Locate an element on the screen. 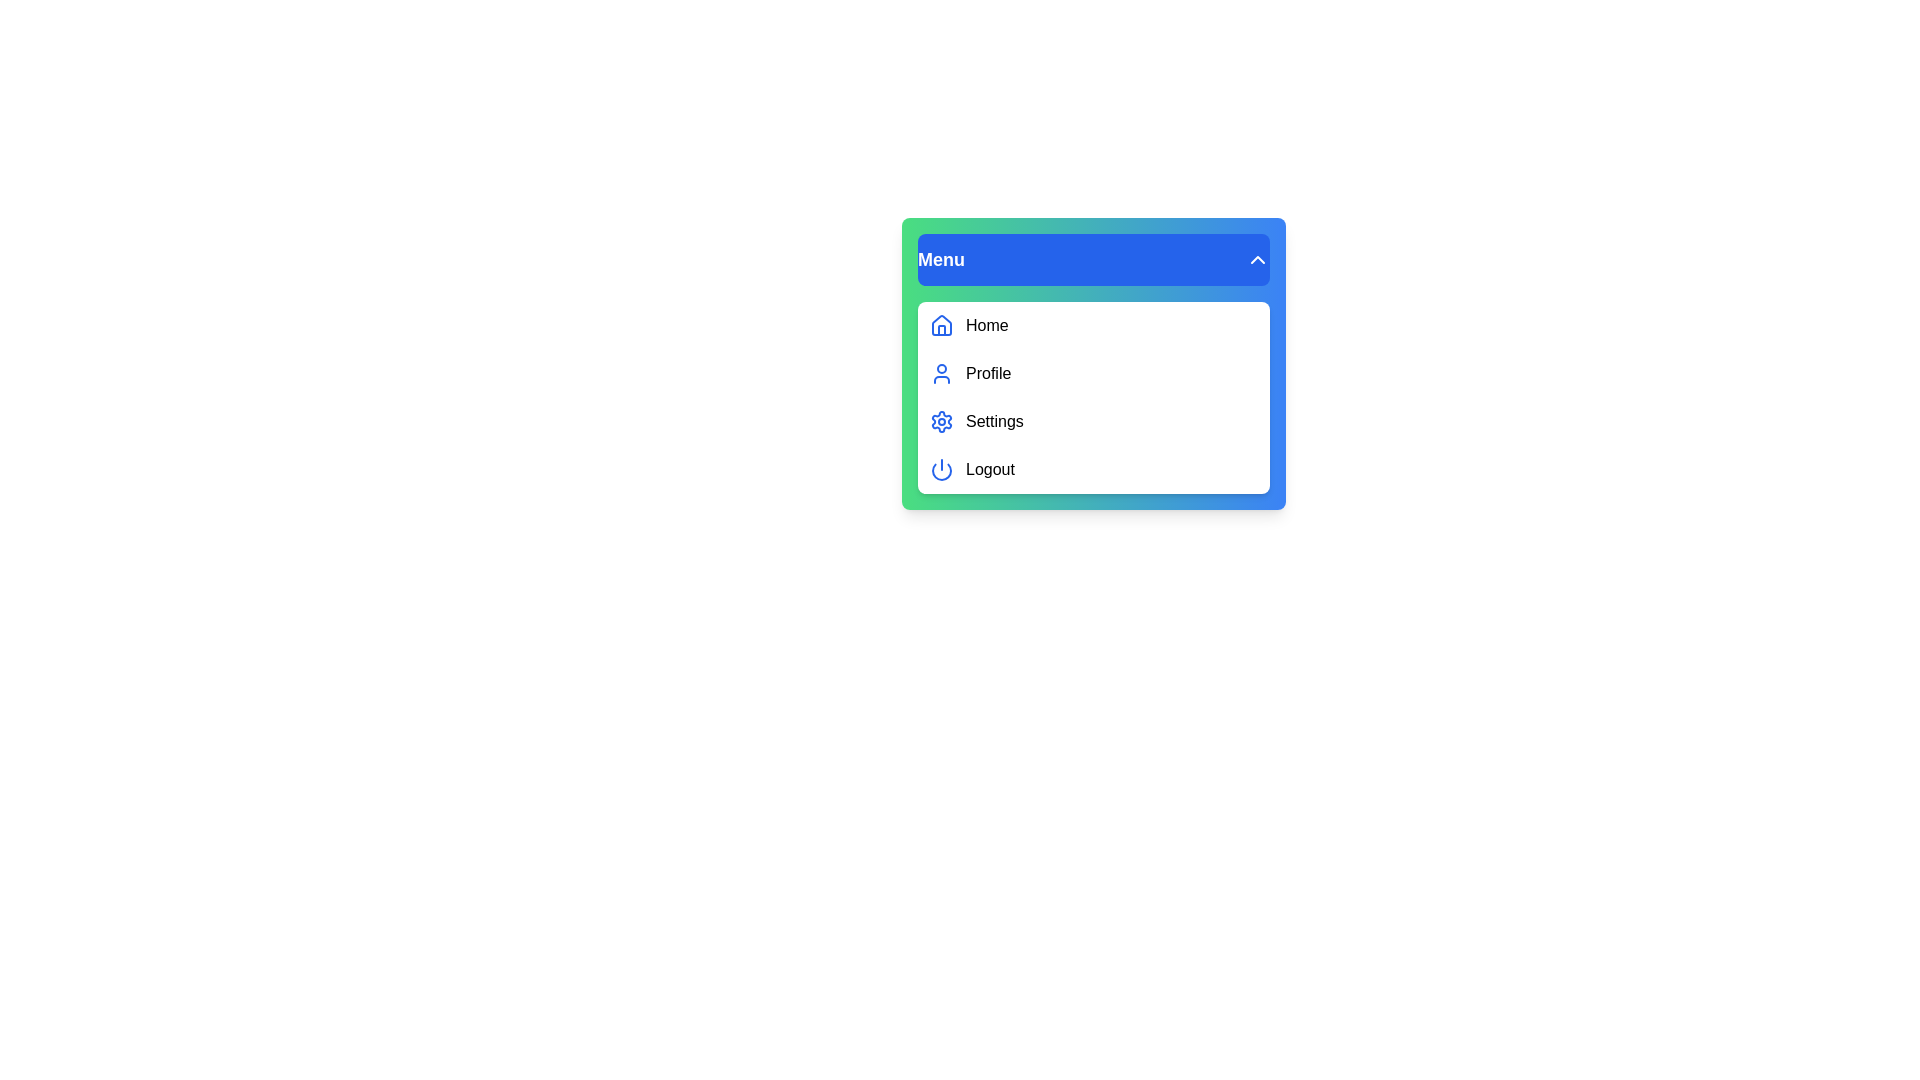 This screenshot has height=1080, width=1920. the menu option Logout from the menu is located at coordinates (1093, 470).